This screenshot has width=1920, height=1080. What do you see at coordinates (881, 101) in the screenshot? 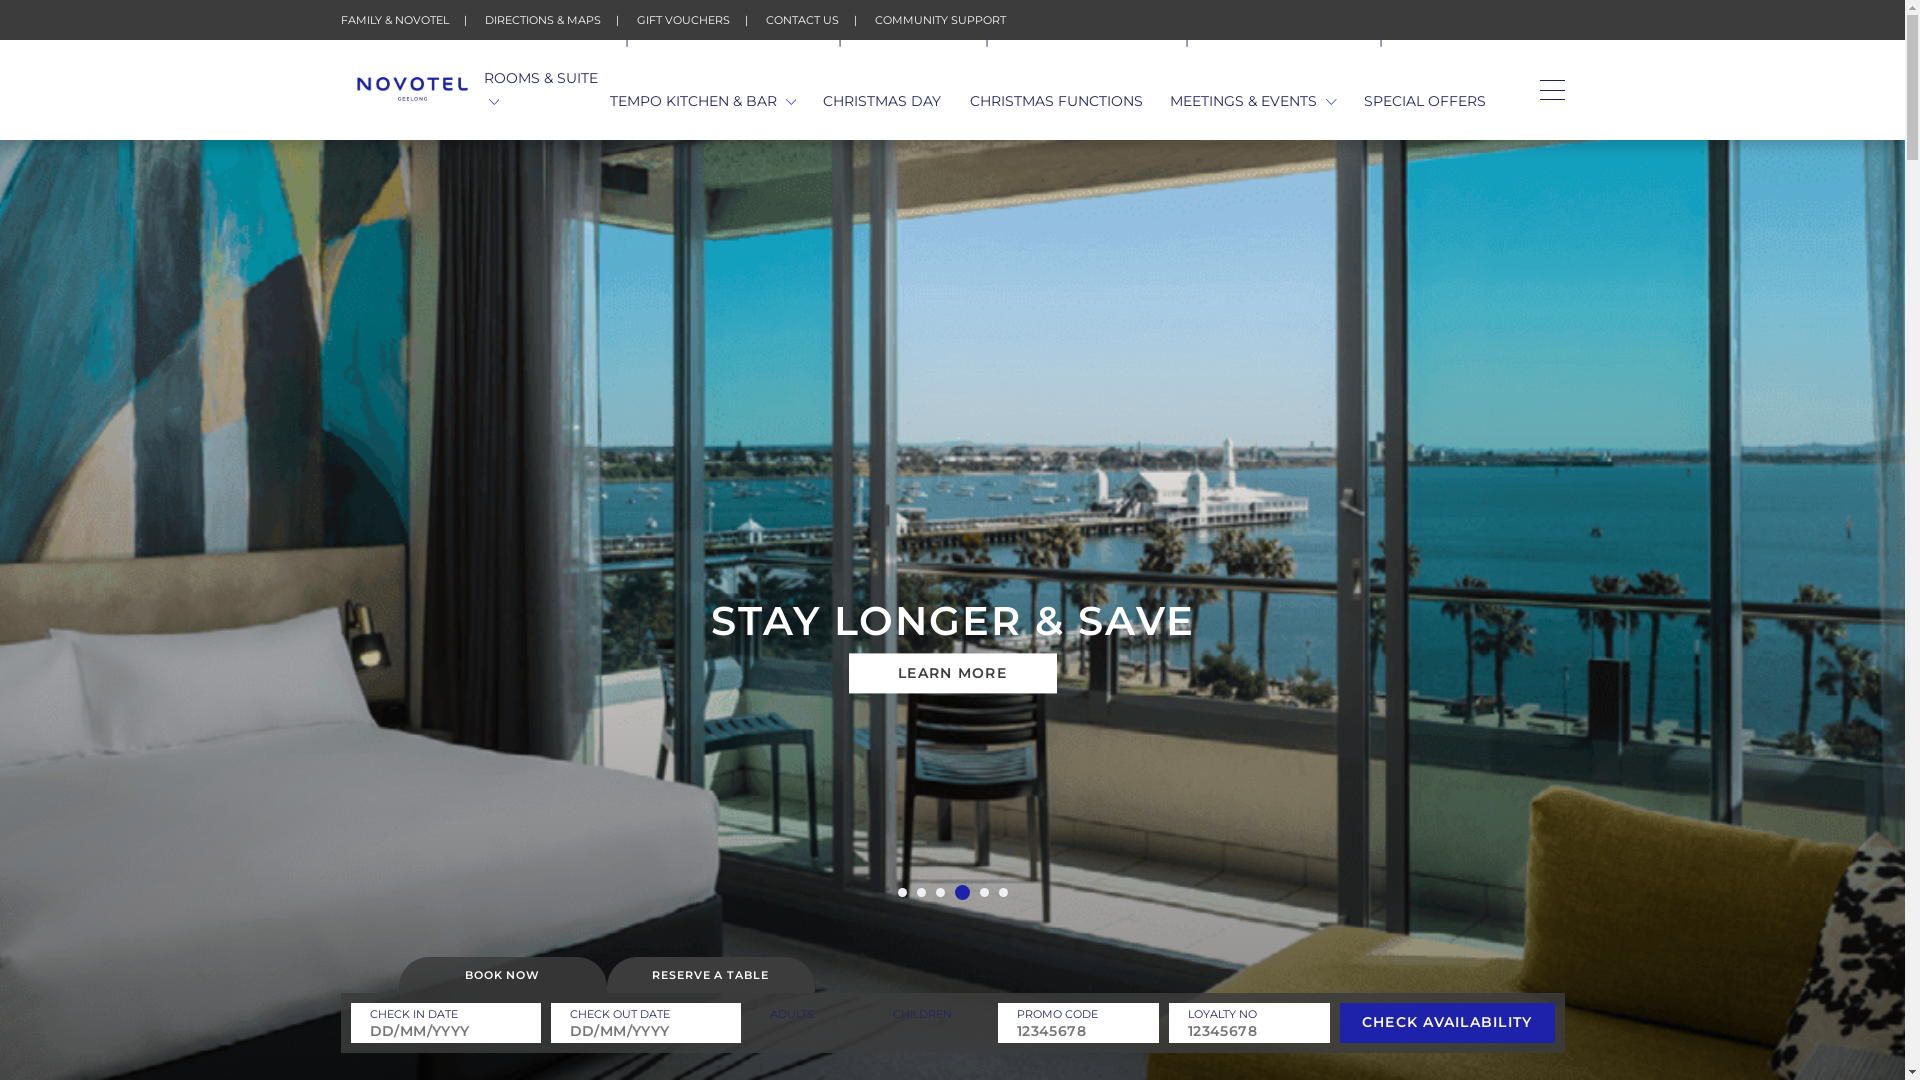
I see `'CHRISTMAS DAY'` at bounding box center [881, 101].